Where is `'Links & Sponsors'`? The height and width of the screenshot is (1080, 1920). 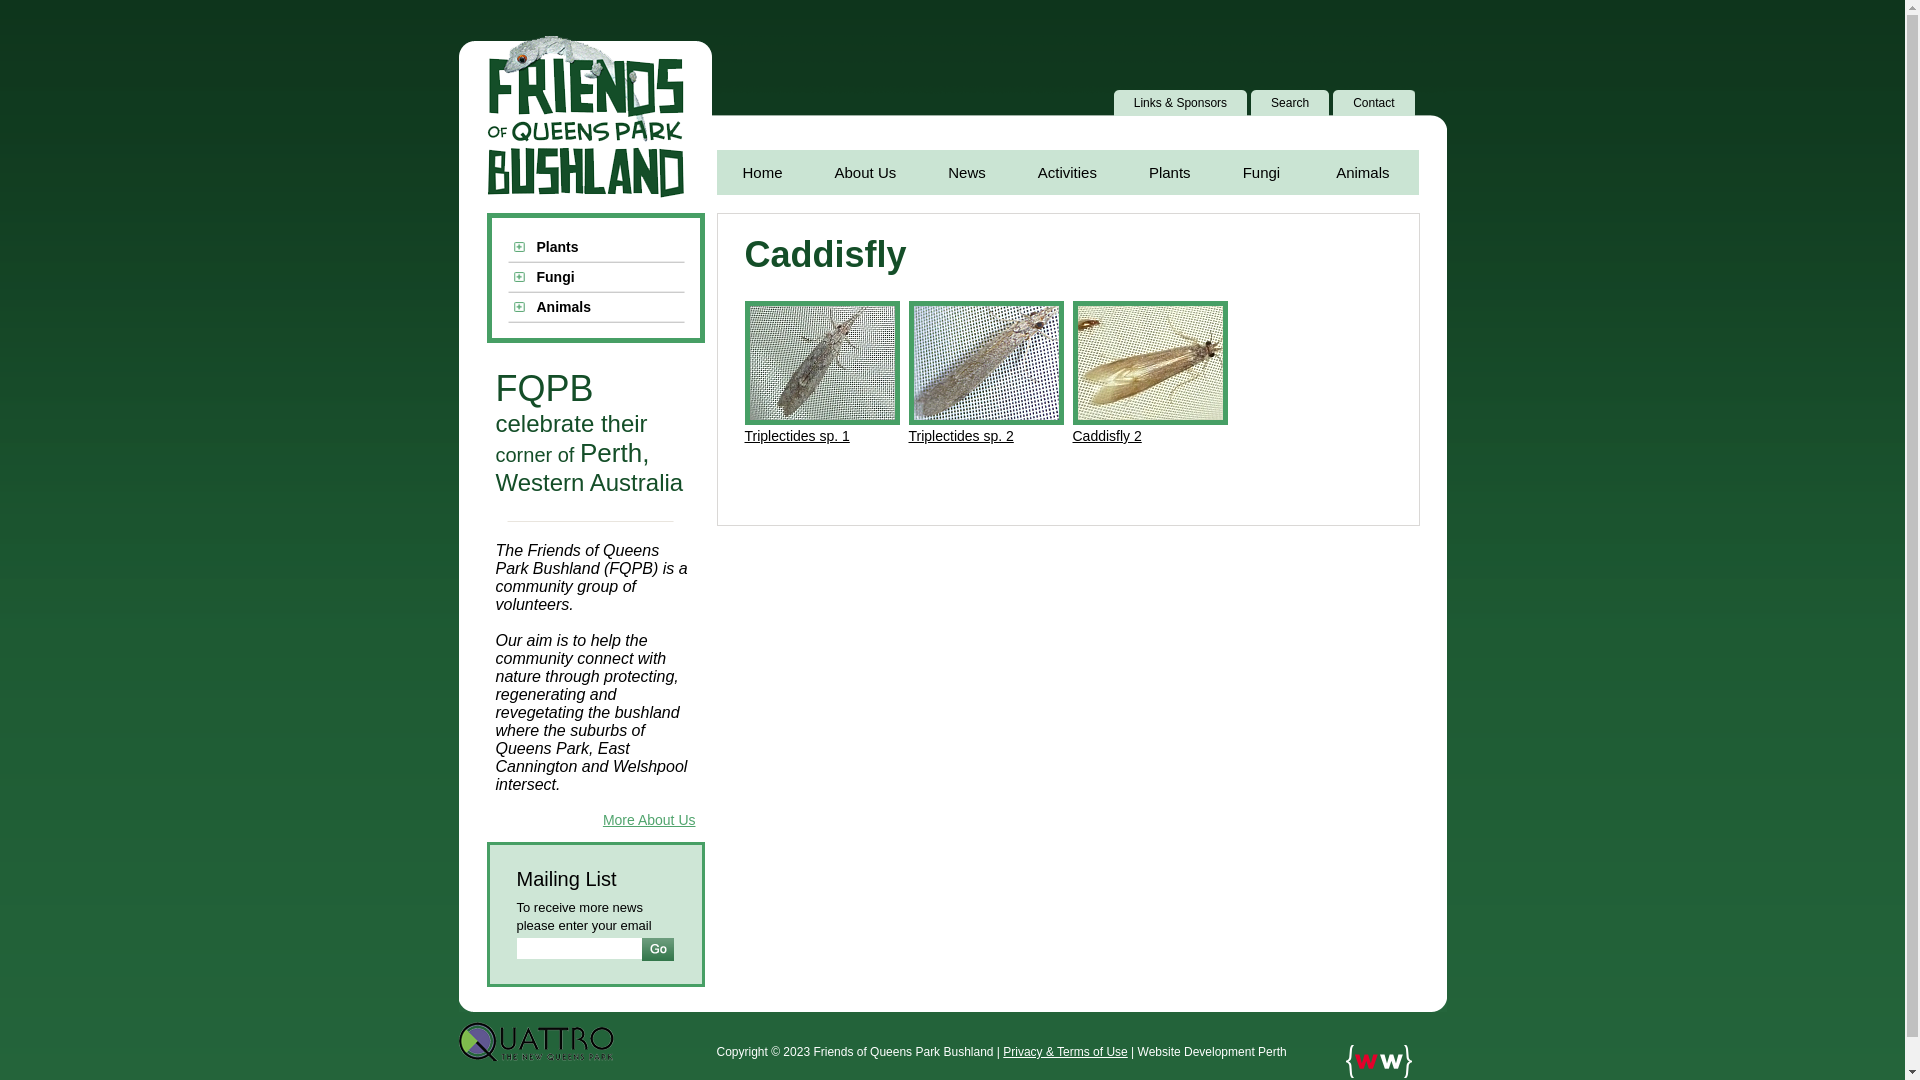 'Links & Sponsors' is located at coordinates (1184, 103).